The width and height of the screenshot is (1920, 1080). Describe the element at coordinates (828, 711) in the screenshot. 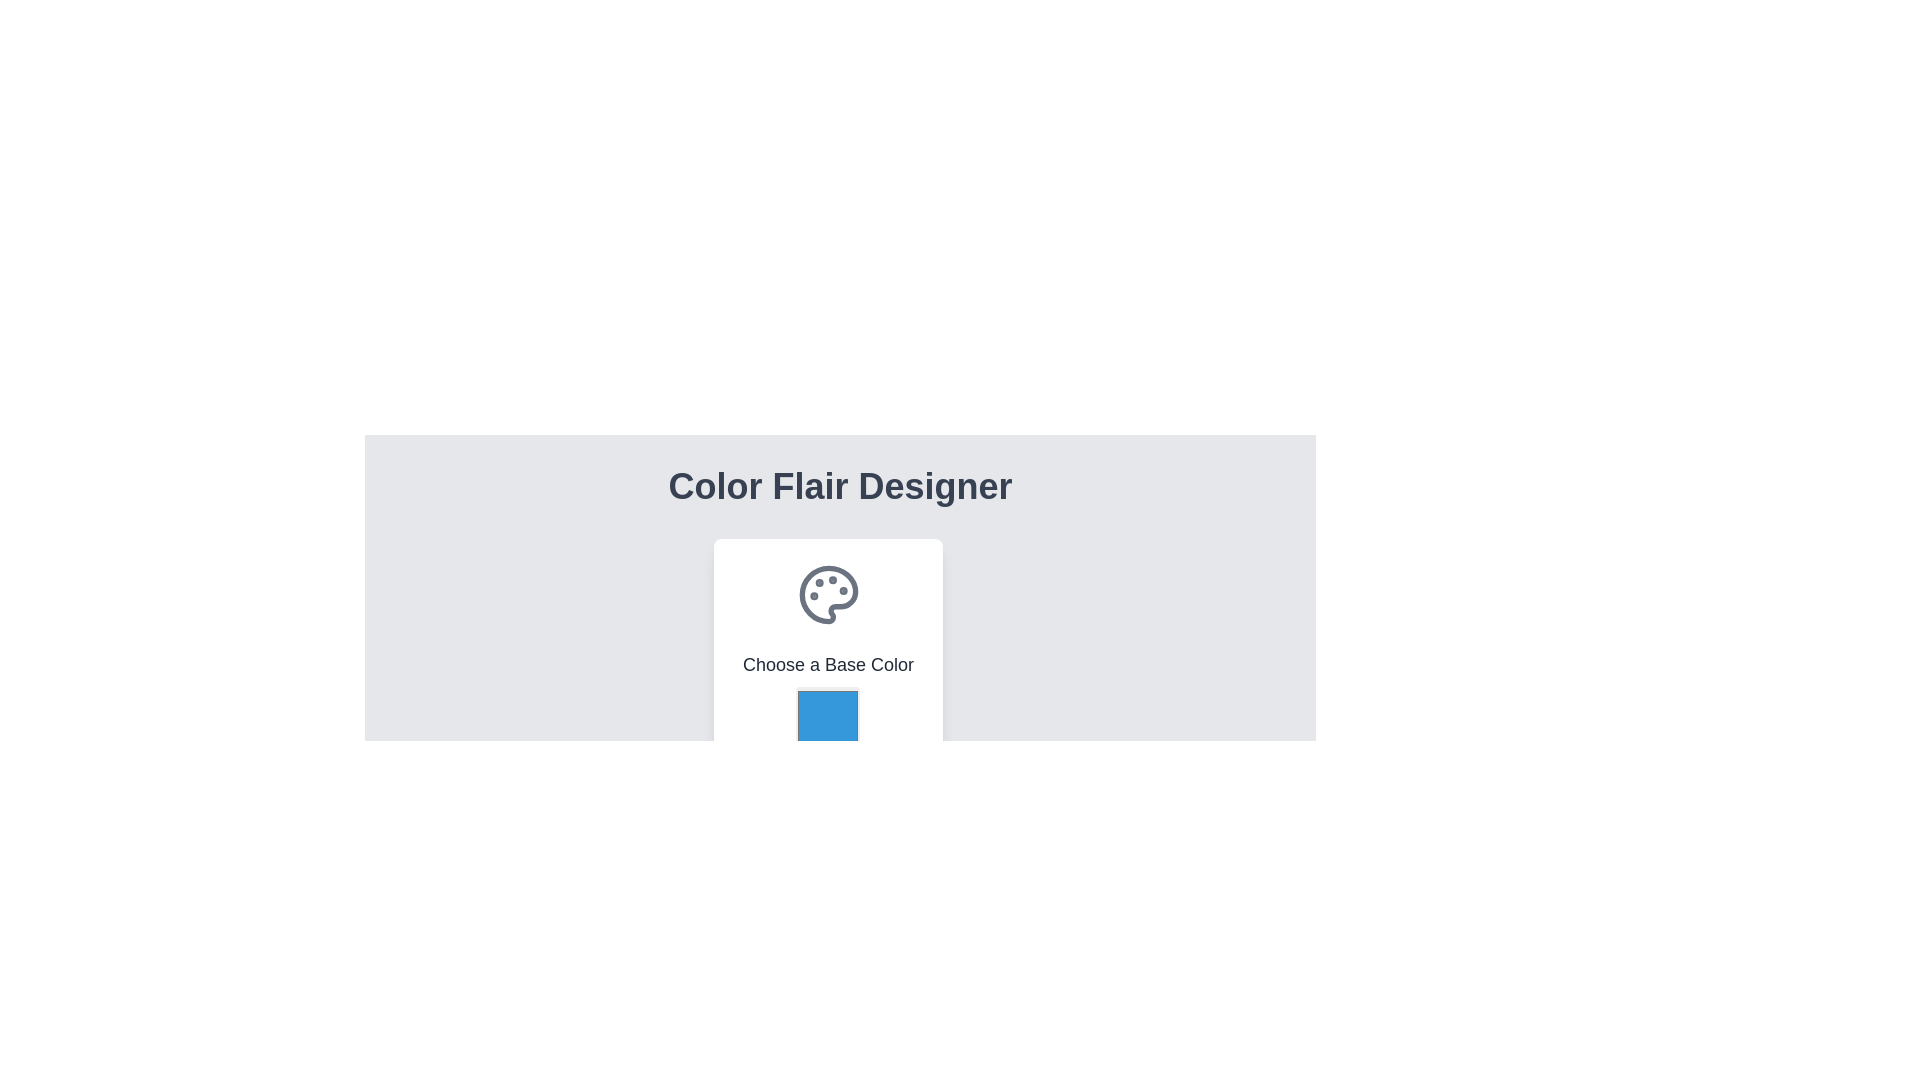

I see `the blue square color selection component` at that location.